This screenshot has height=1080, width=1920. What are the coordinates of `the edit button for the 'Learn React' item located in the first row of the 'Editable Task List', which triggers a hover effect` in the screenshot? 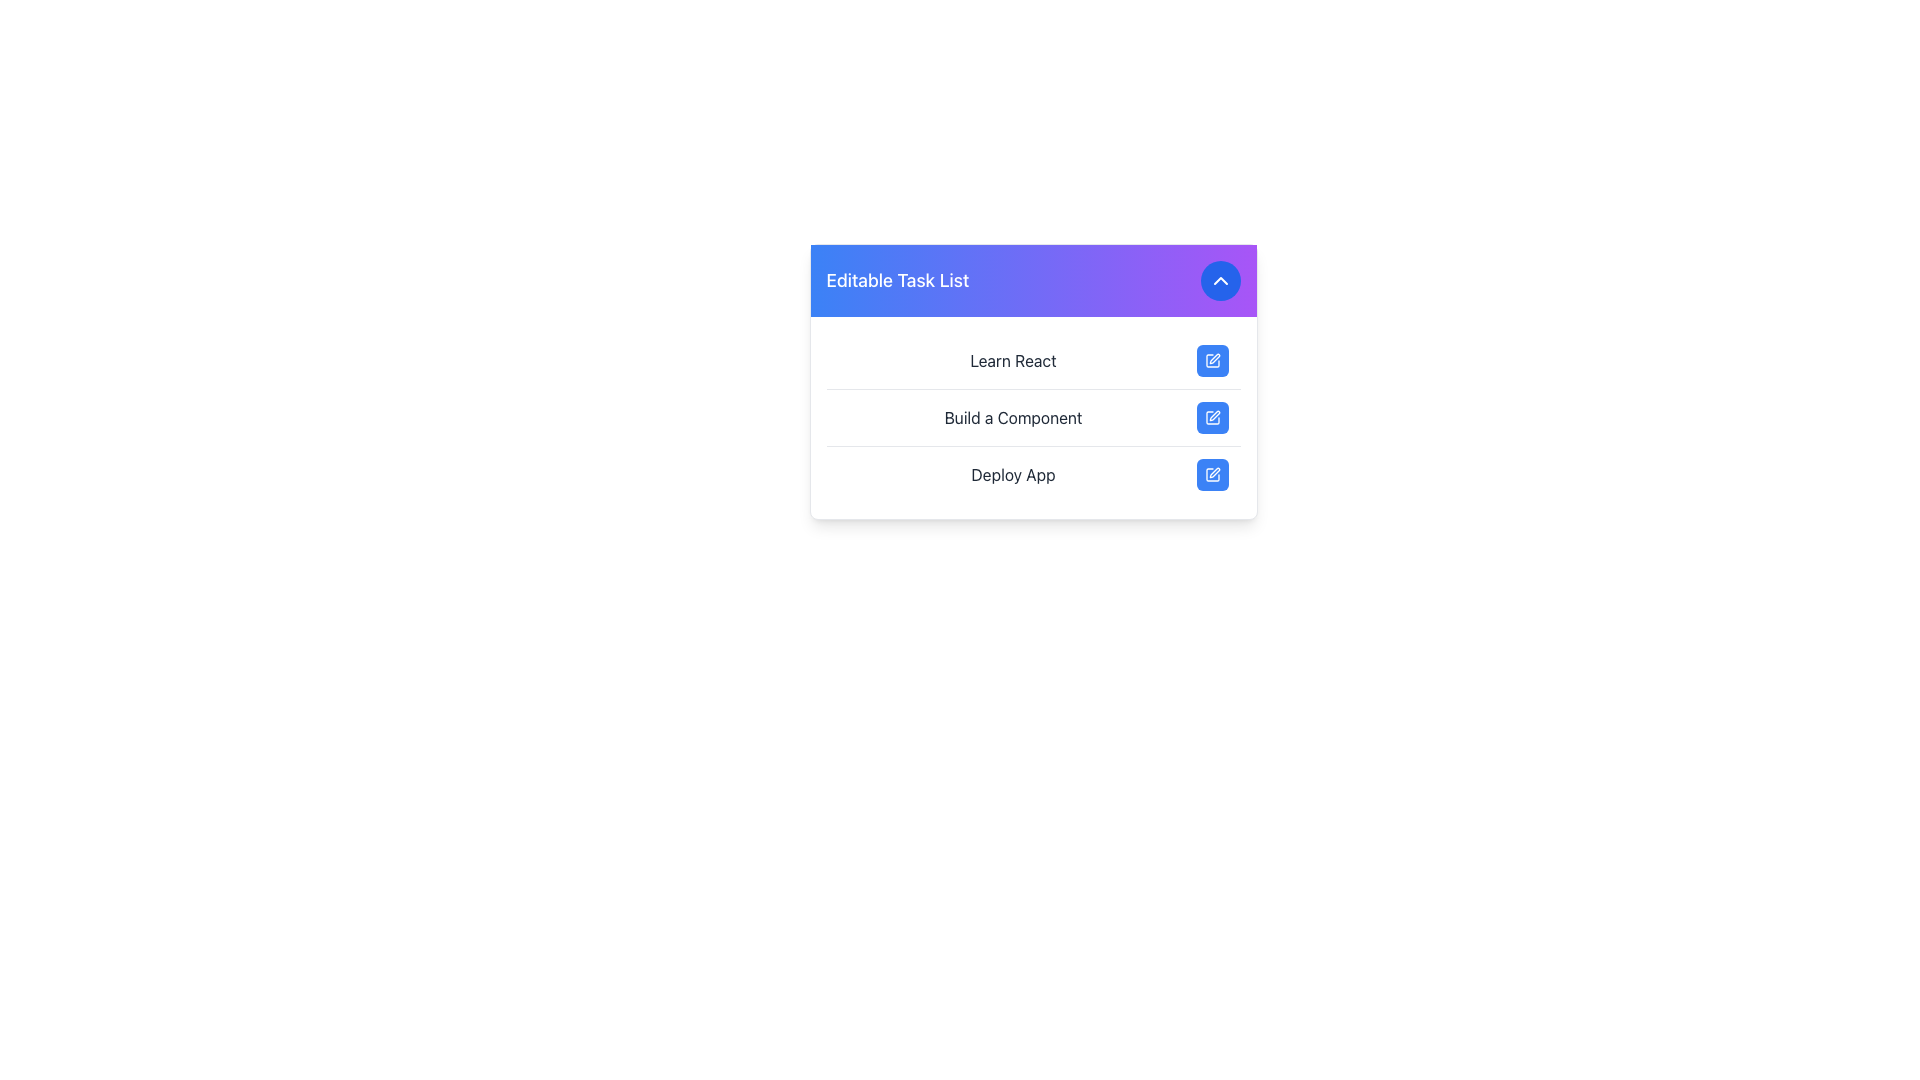 It's located at (1211, 361).